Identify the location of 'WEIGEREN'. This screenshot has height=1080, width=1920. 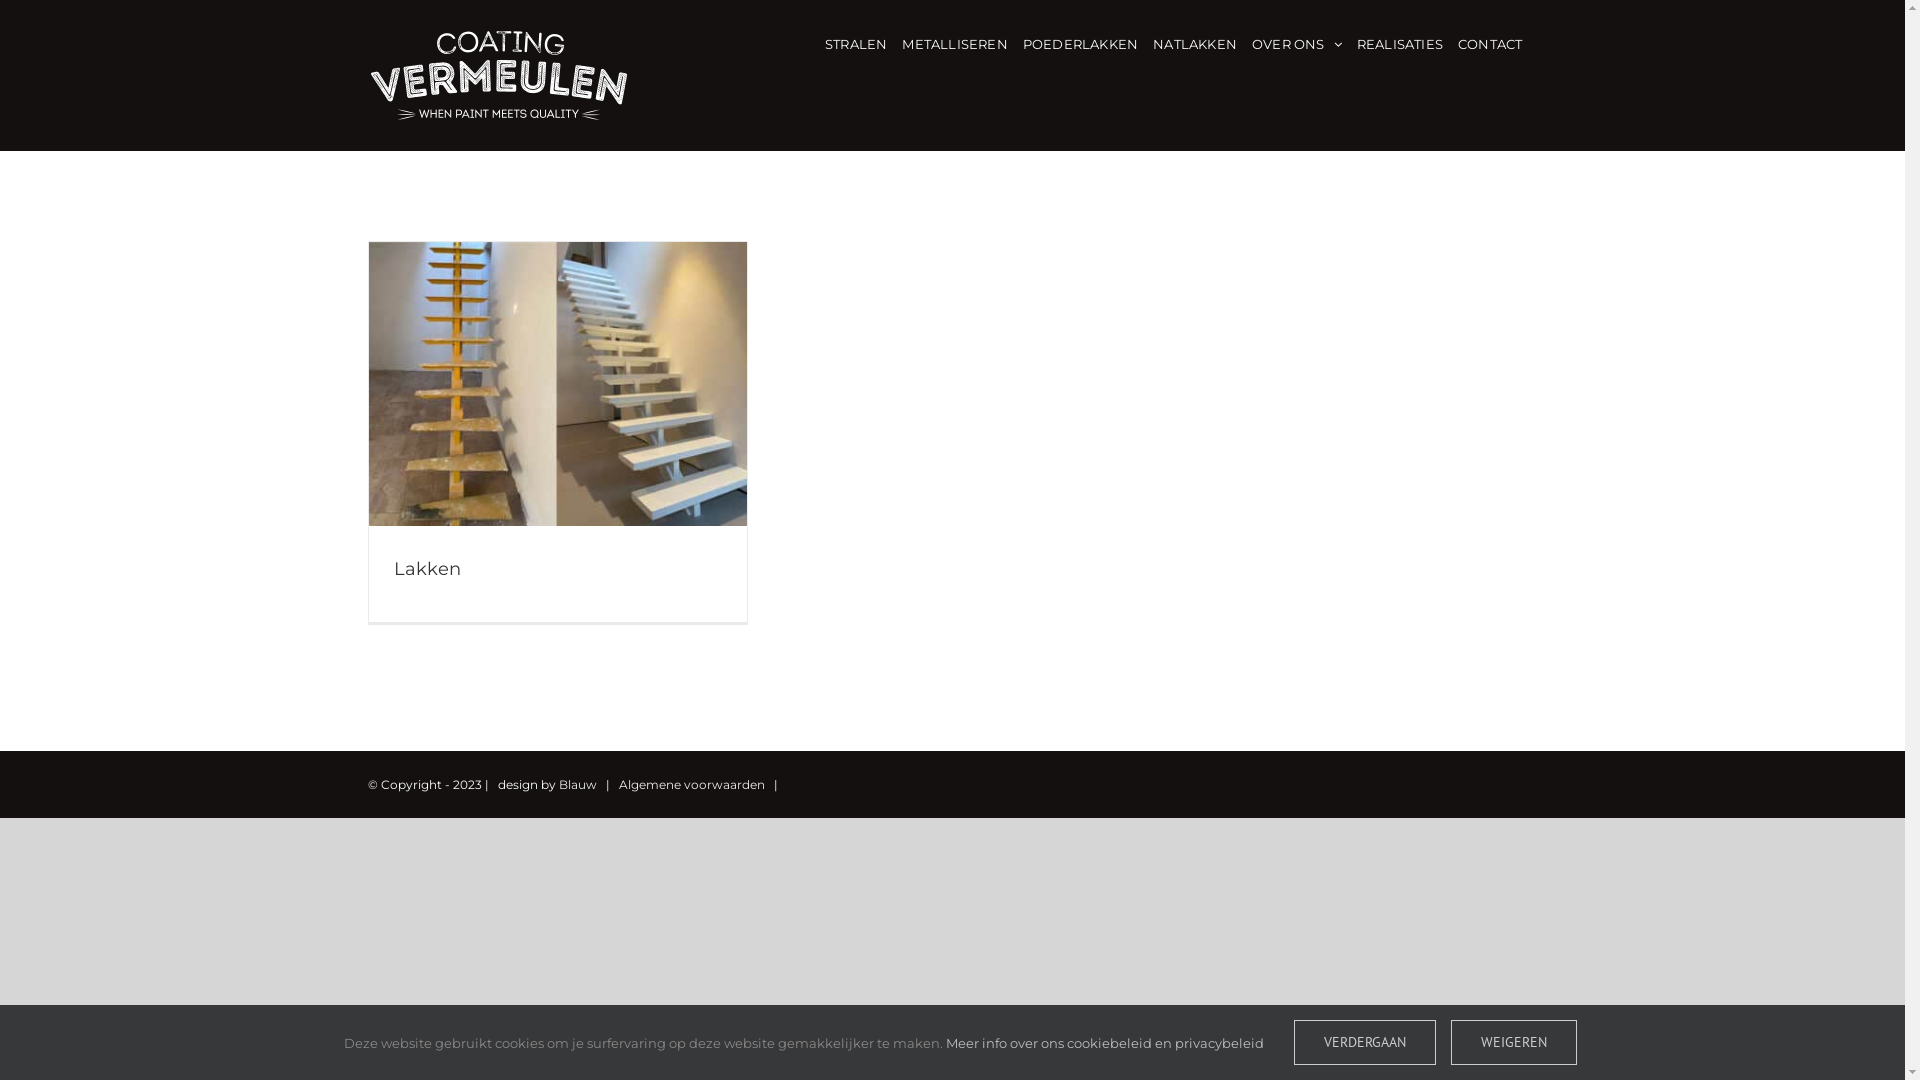
(1512, 1041).